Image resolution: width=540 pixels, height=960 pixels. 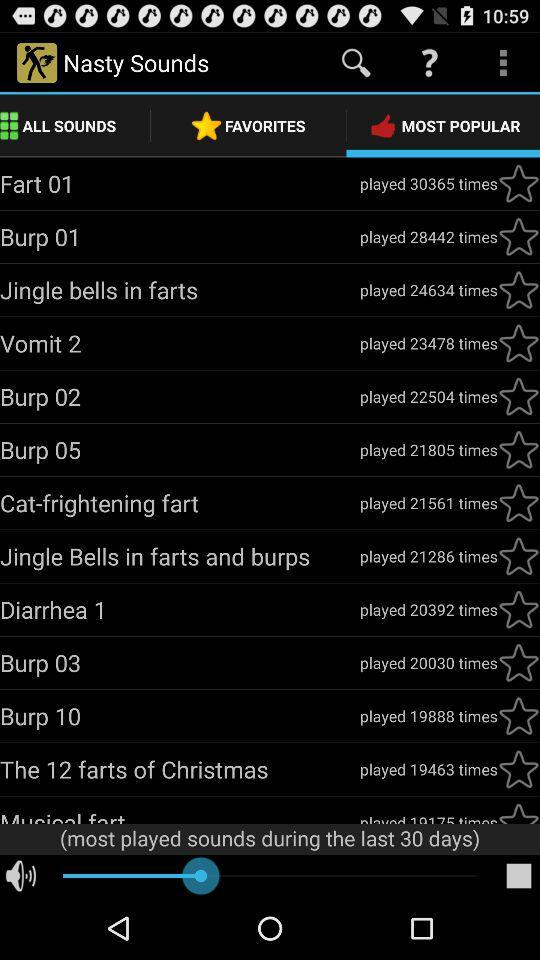 What do you see at coordinates (518, 768) in the screenshot?
I see `like button` at bounding box center [518, 768].